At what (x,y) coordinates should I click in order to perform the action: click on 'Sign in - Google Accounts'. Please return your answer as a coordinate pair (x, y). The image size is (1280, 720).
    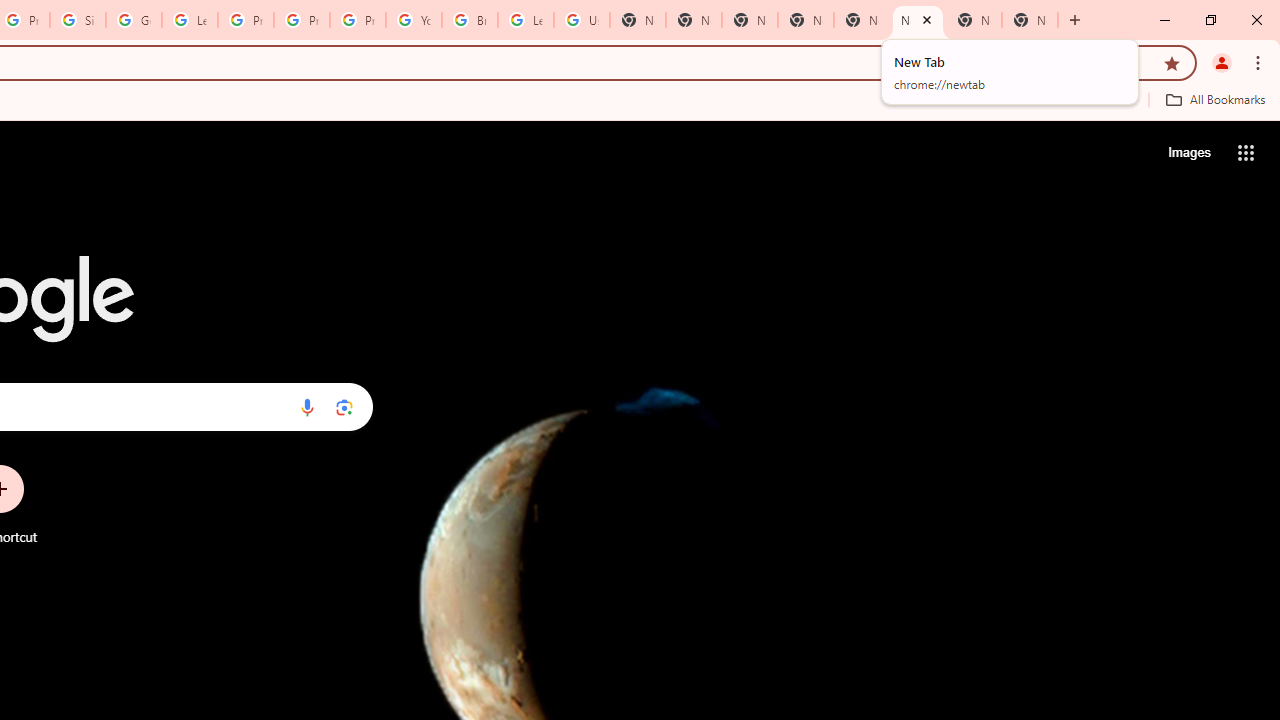
    Looking at the image, I should click on (78, 20).